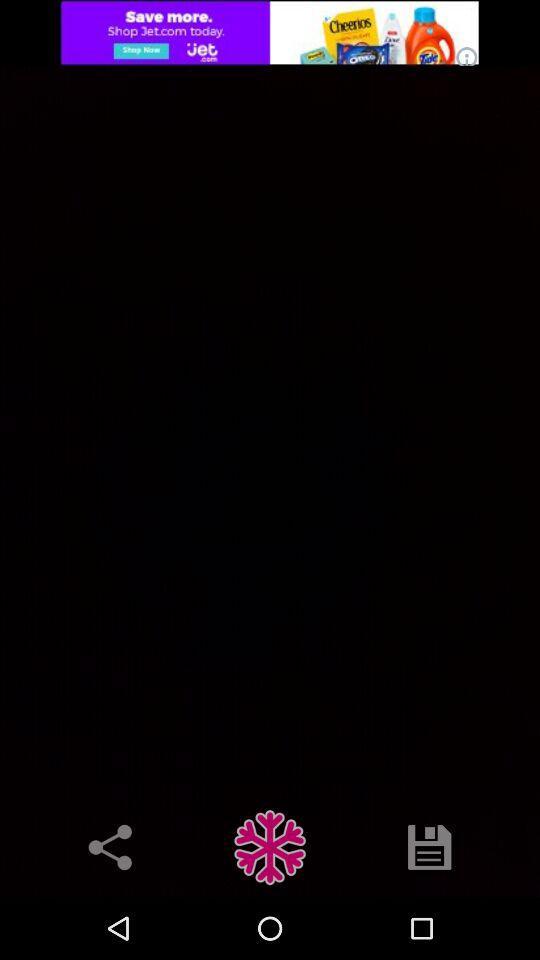 The height and width of the screenshot is (960, 540). I want to click on open advertisement, so click(270, 31).